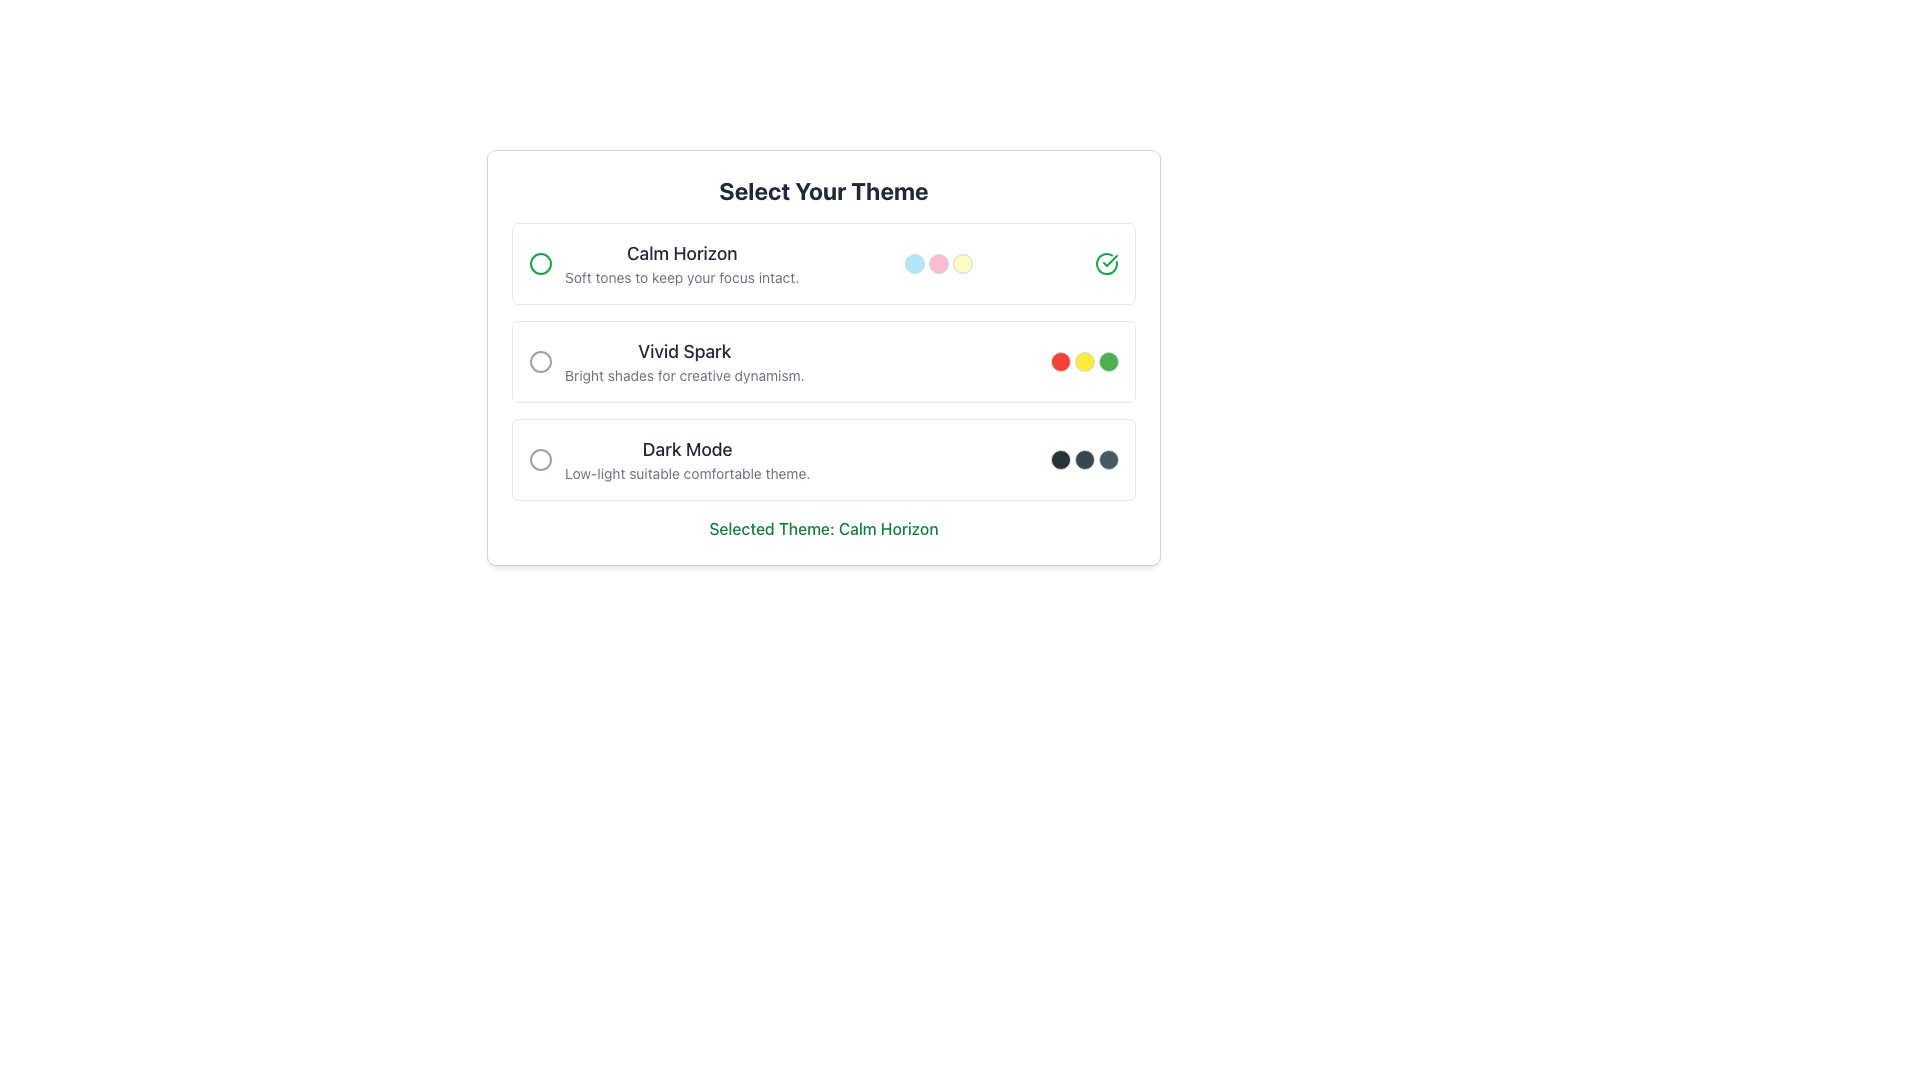 This screenshot has height=1080, width=1920. Describe the element at coordinates (1059, 459) in the screenshot. I see `the first circle` at that location.